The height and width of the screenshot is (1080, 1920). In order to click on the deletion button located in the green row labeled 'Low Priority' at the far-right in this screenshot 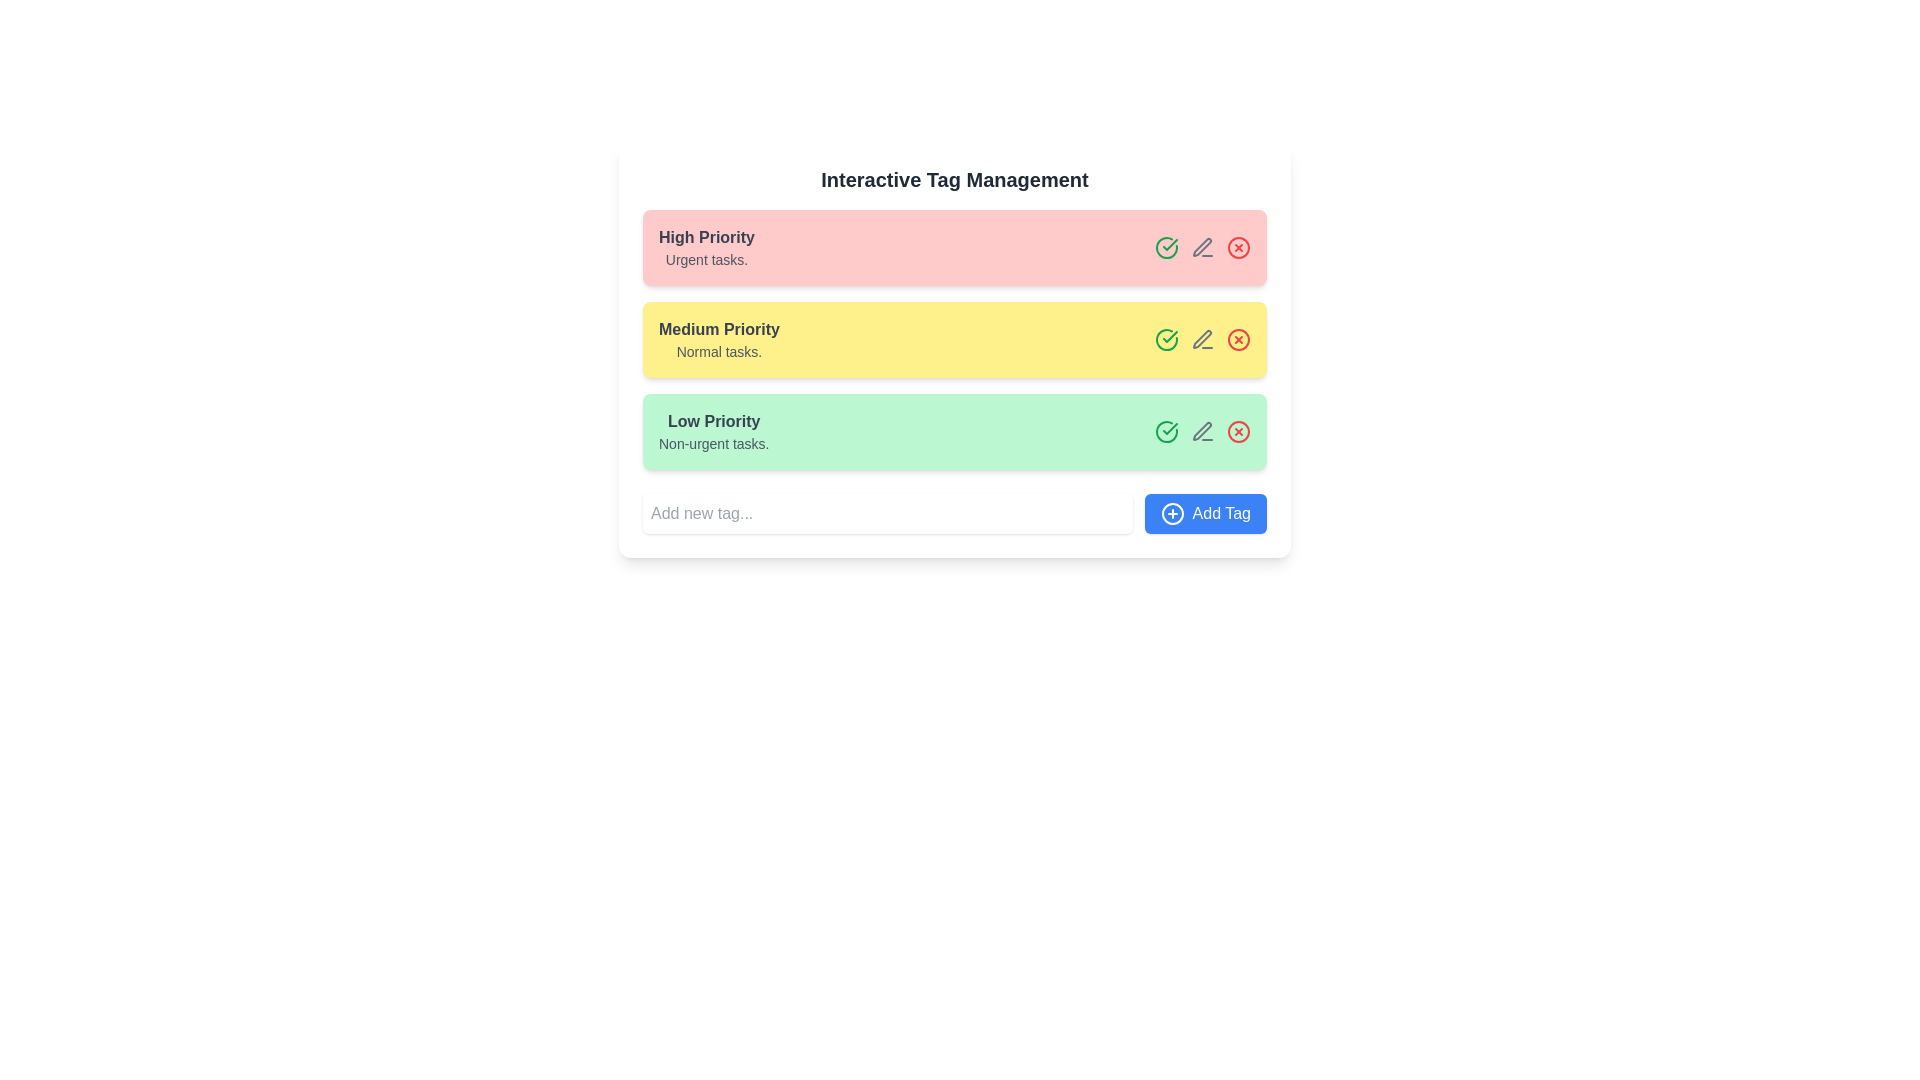, I will do `click(1237, 431)`.